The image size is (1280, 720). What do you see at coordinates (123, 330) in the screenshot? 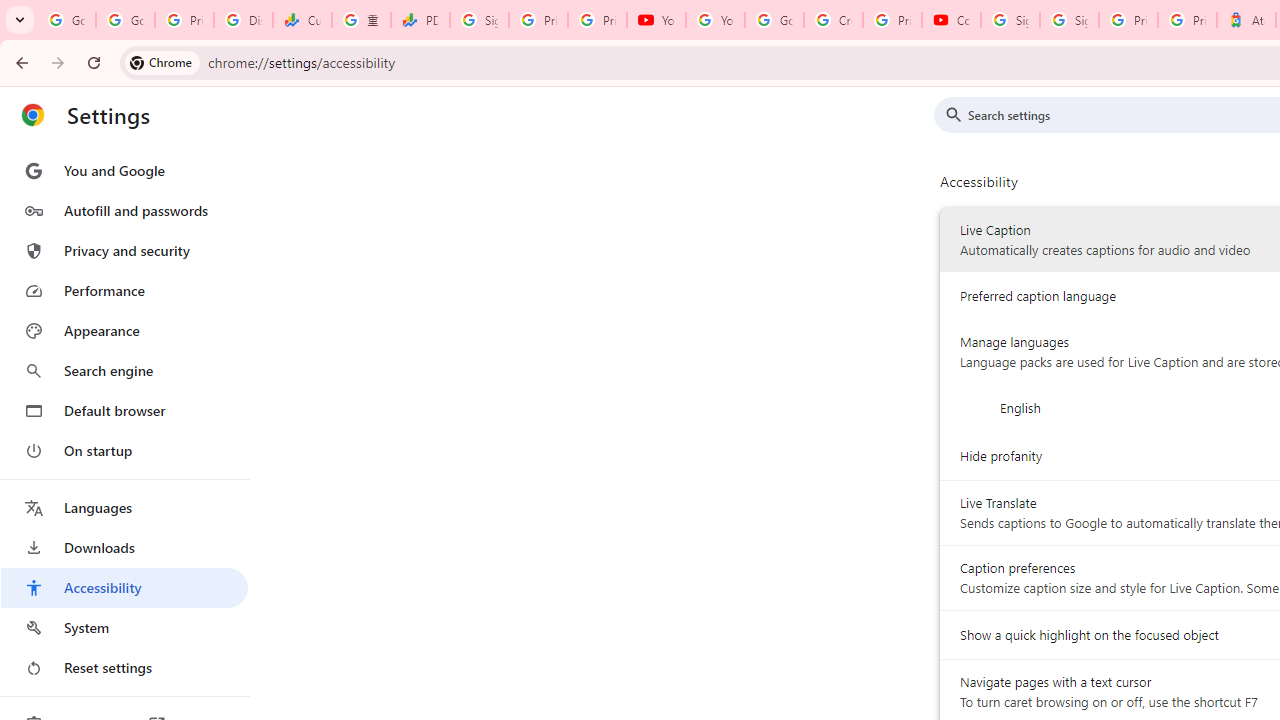
I see `'Appearance'` at bounding box center [123, 330].